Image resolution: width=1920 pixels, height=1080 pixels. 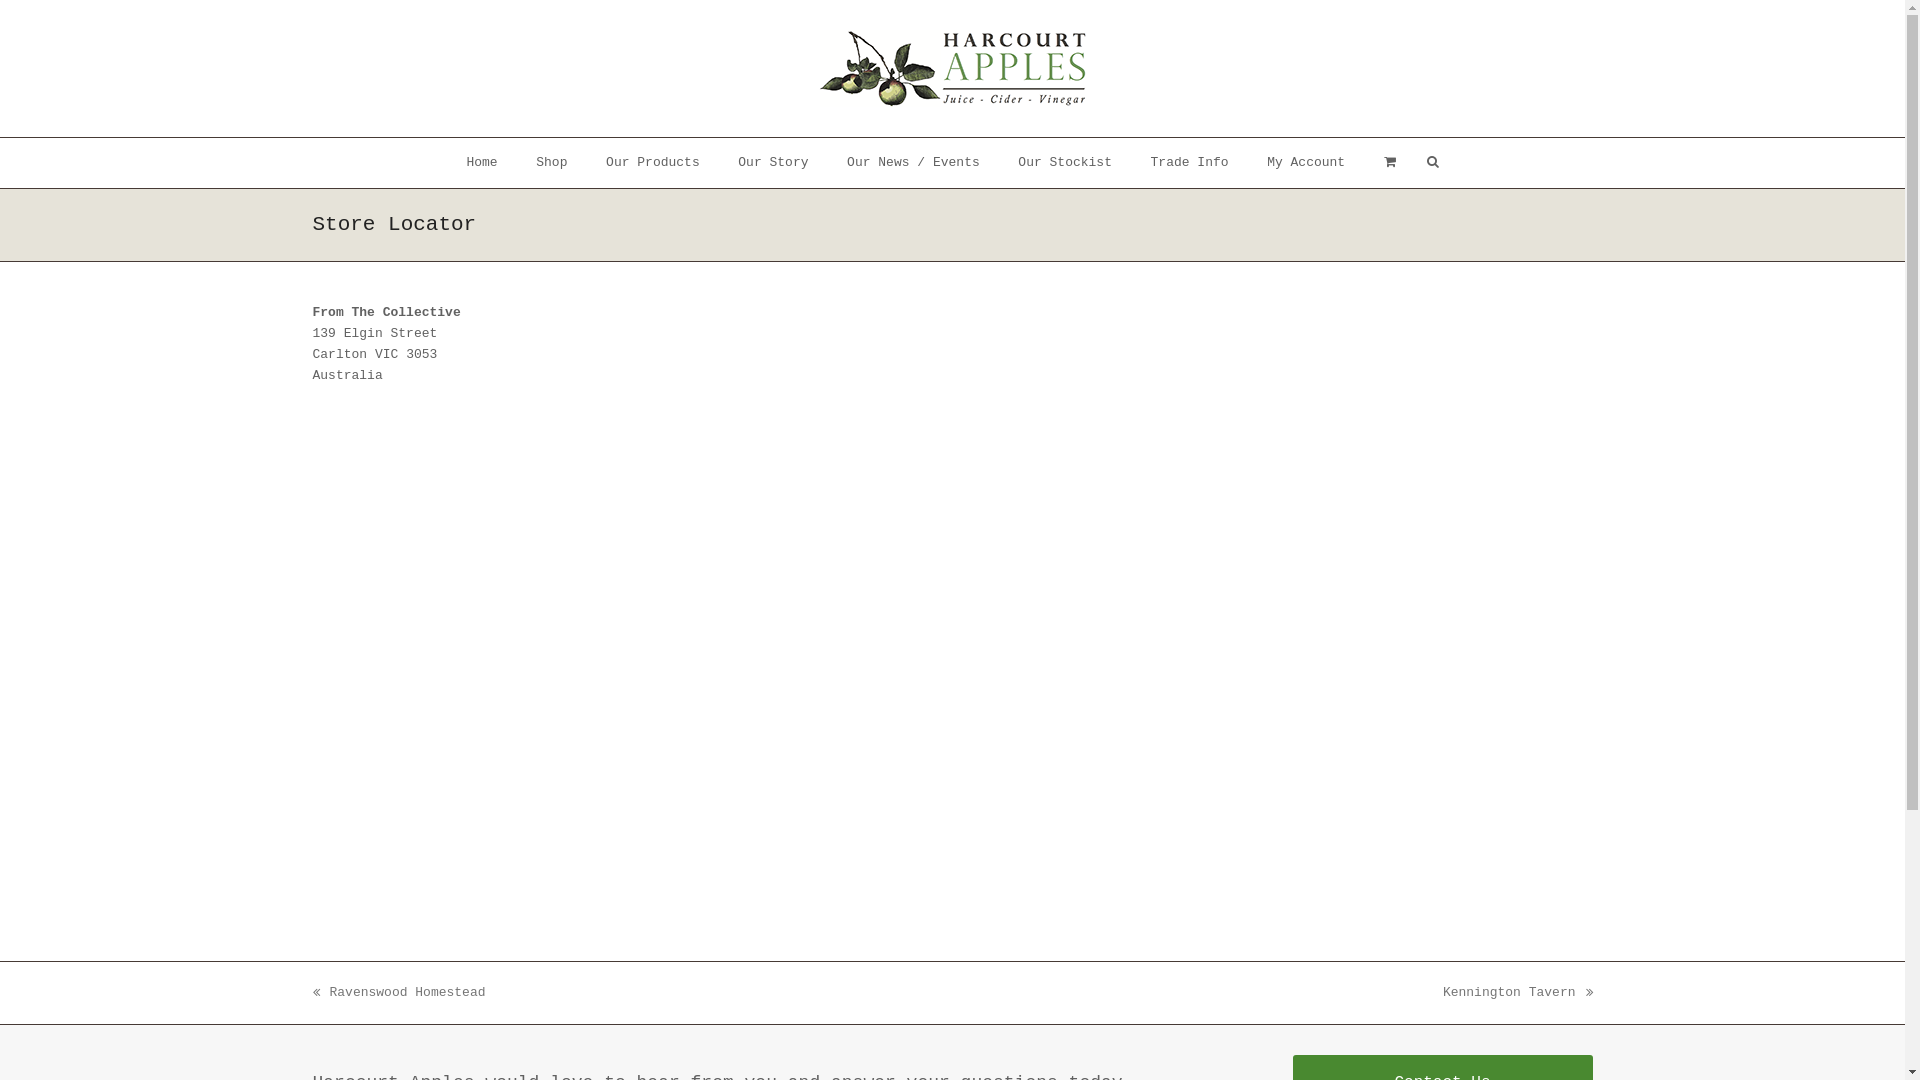 What do you see at coordinates (1517, 992) in the screenshot?
I see `'next post:` at bounding box center [1517, 992].